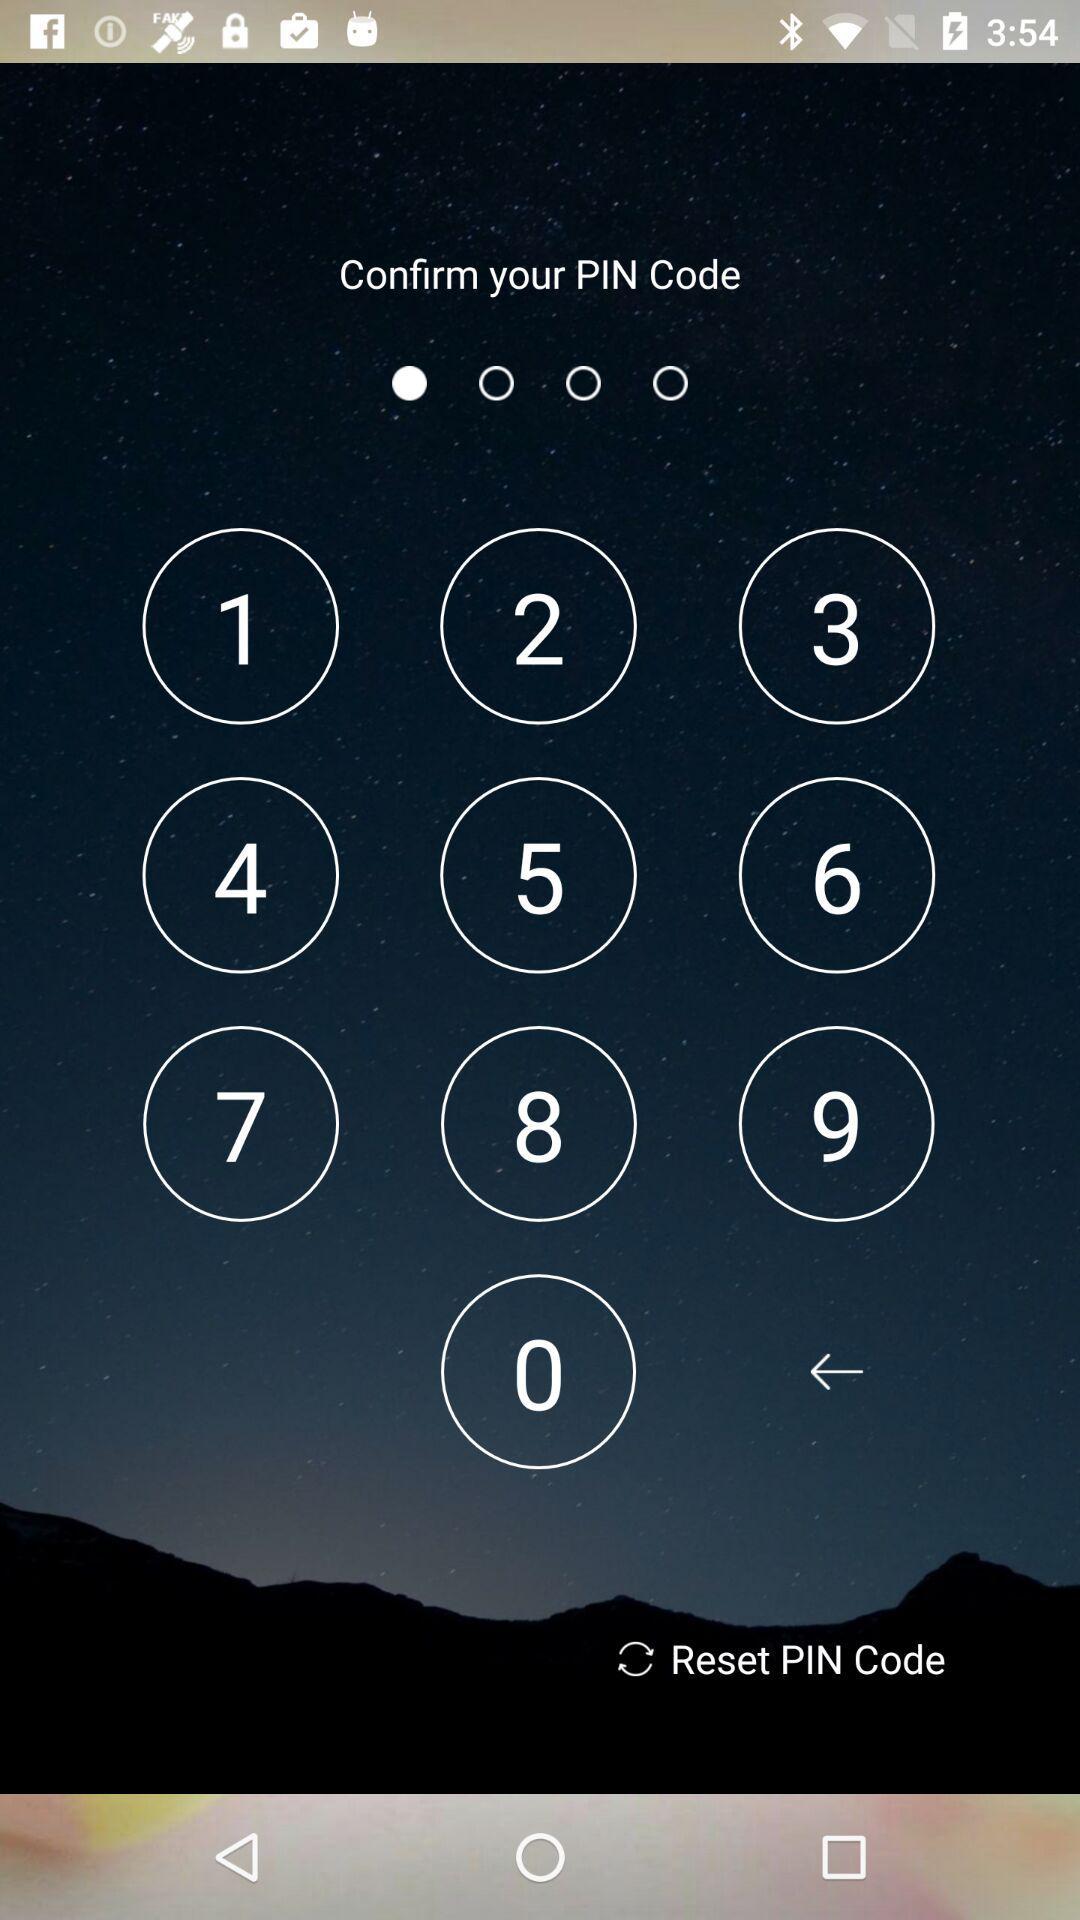  I want to click on item below 8 app, so click(537, 1370).